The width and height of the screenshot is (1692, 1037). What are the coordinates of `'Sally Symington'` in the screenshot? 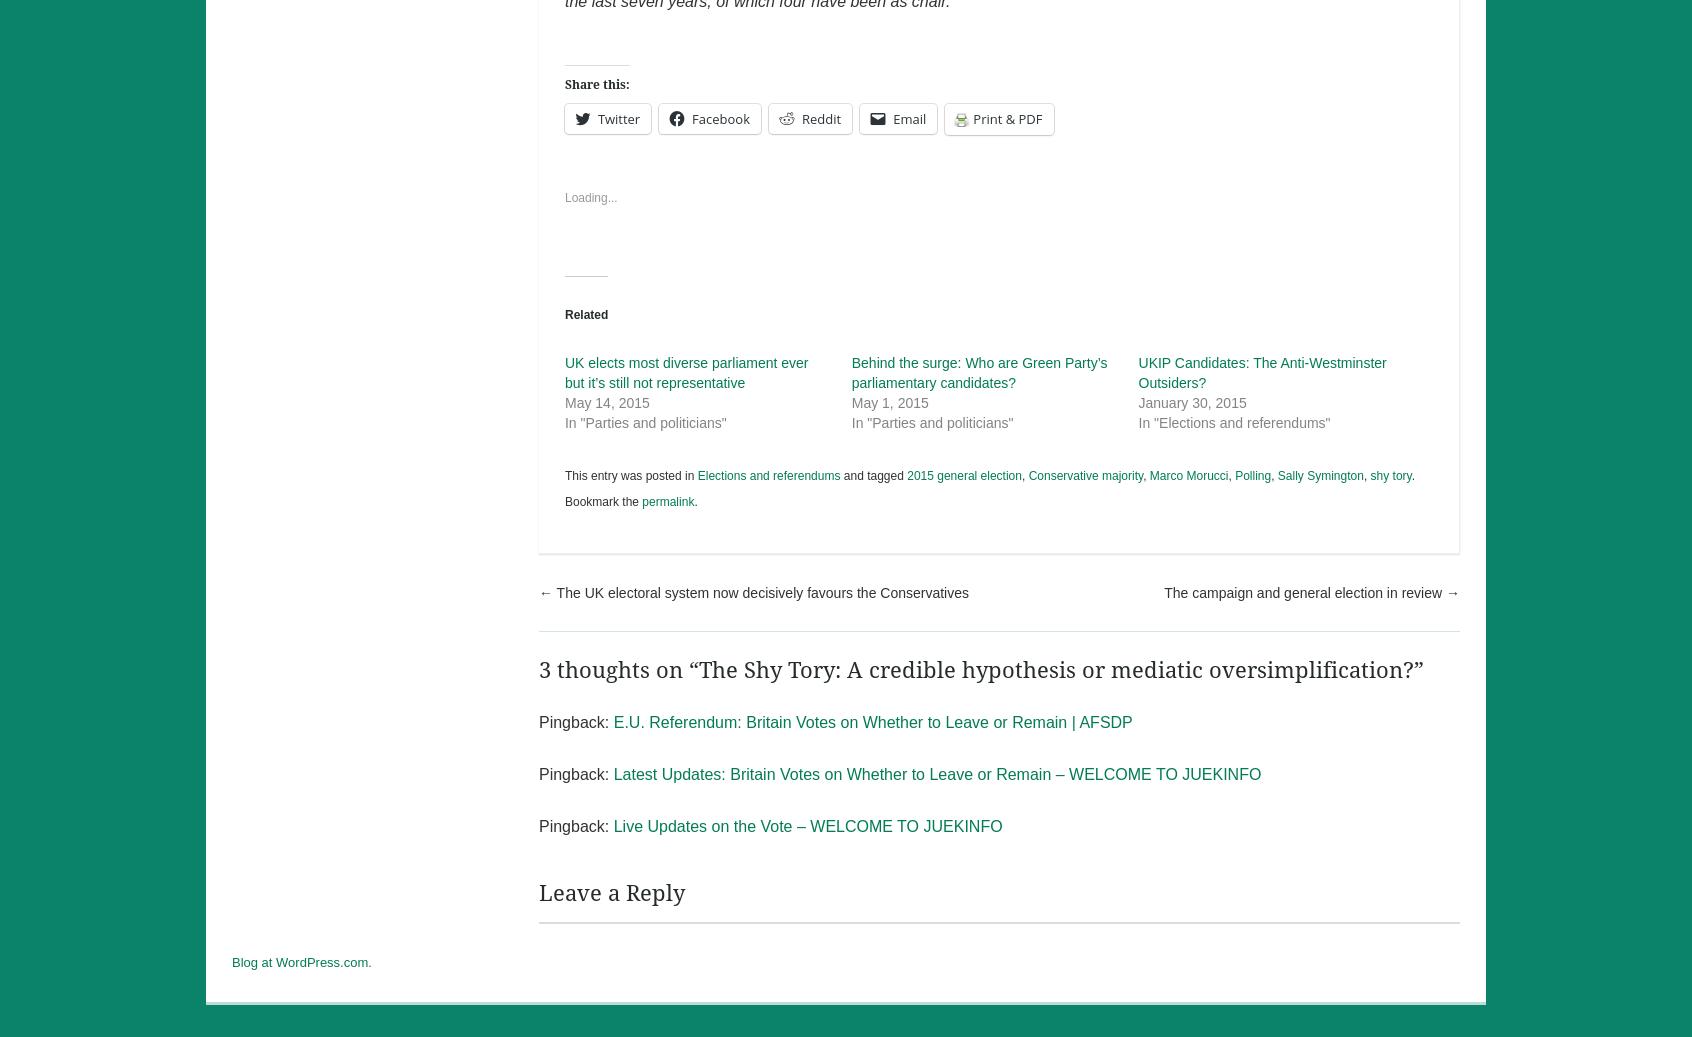 It's located at (1318, 474).